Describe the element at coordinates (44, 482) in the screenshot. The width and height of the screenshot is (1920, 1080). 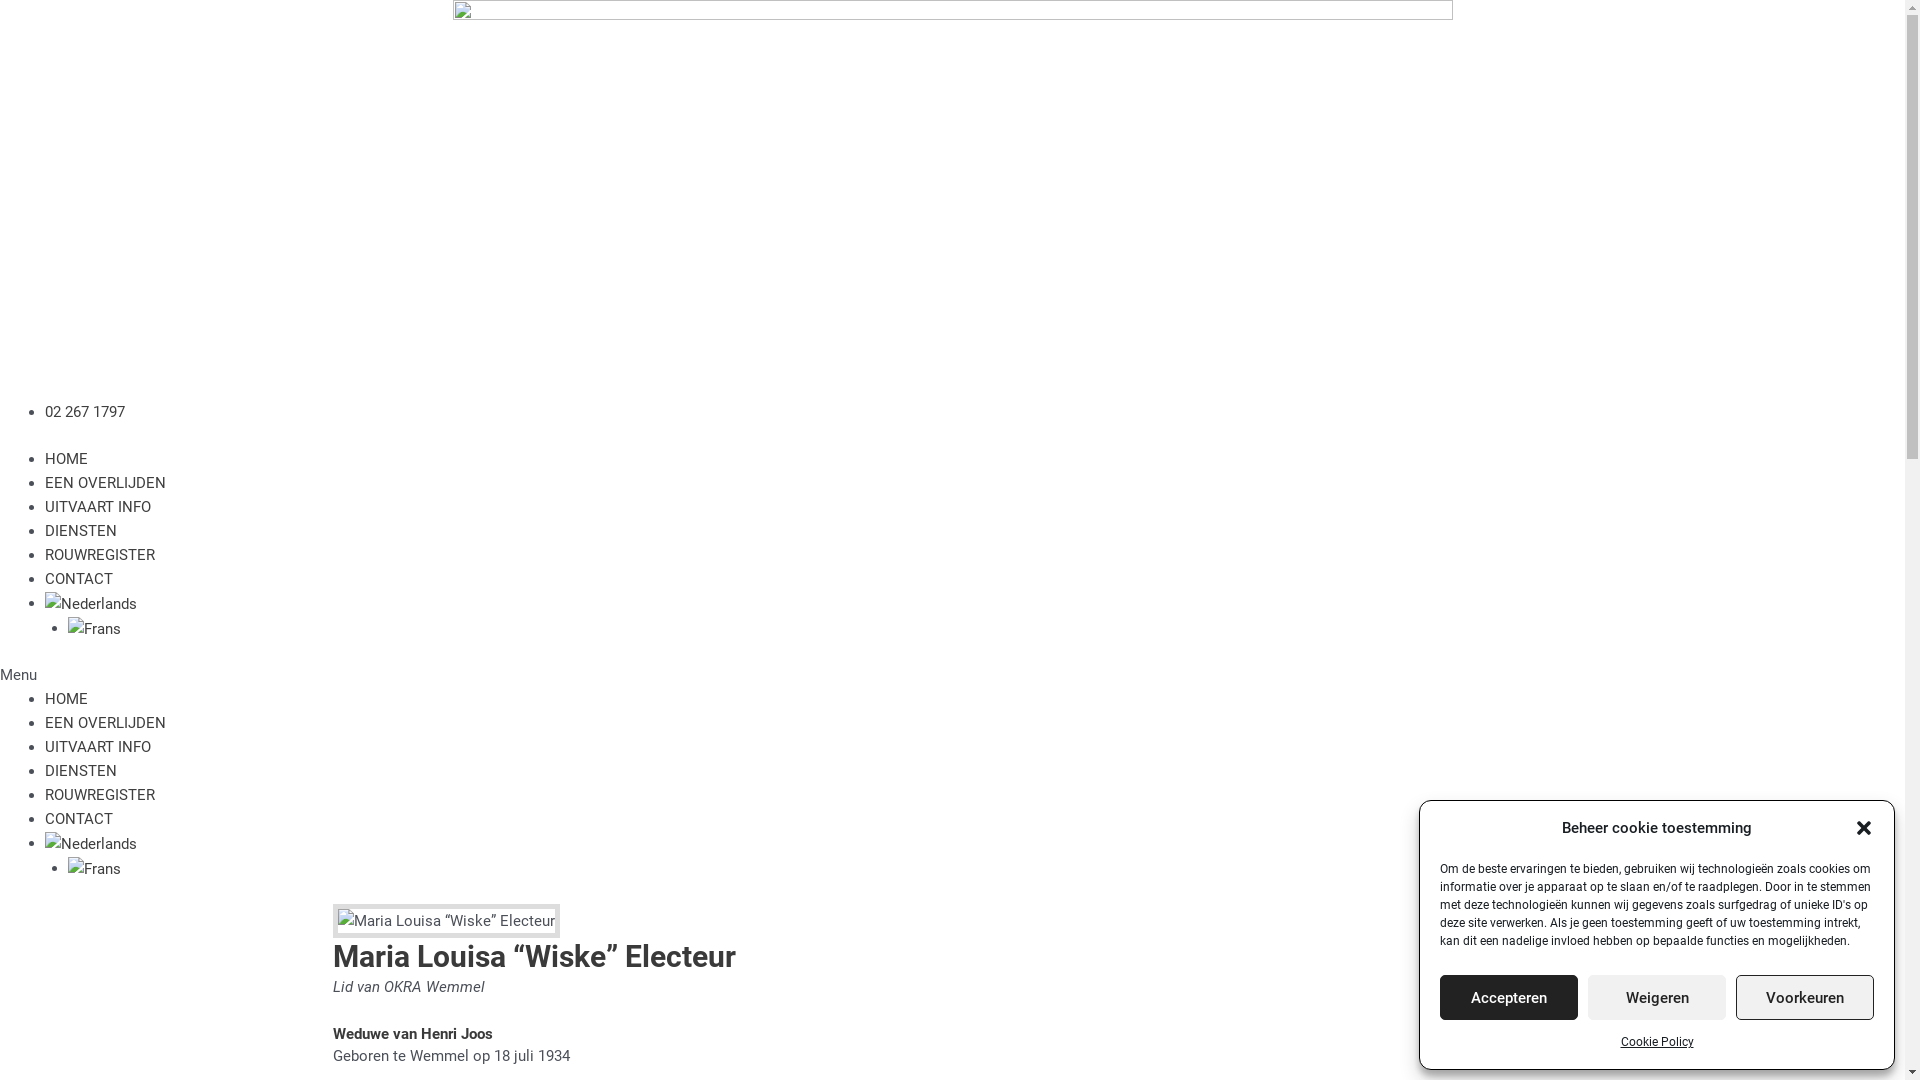
I see `'EEN OVERLIJDEN'` at that location.